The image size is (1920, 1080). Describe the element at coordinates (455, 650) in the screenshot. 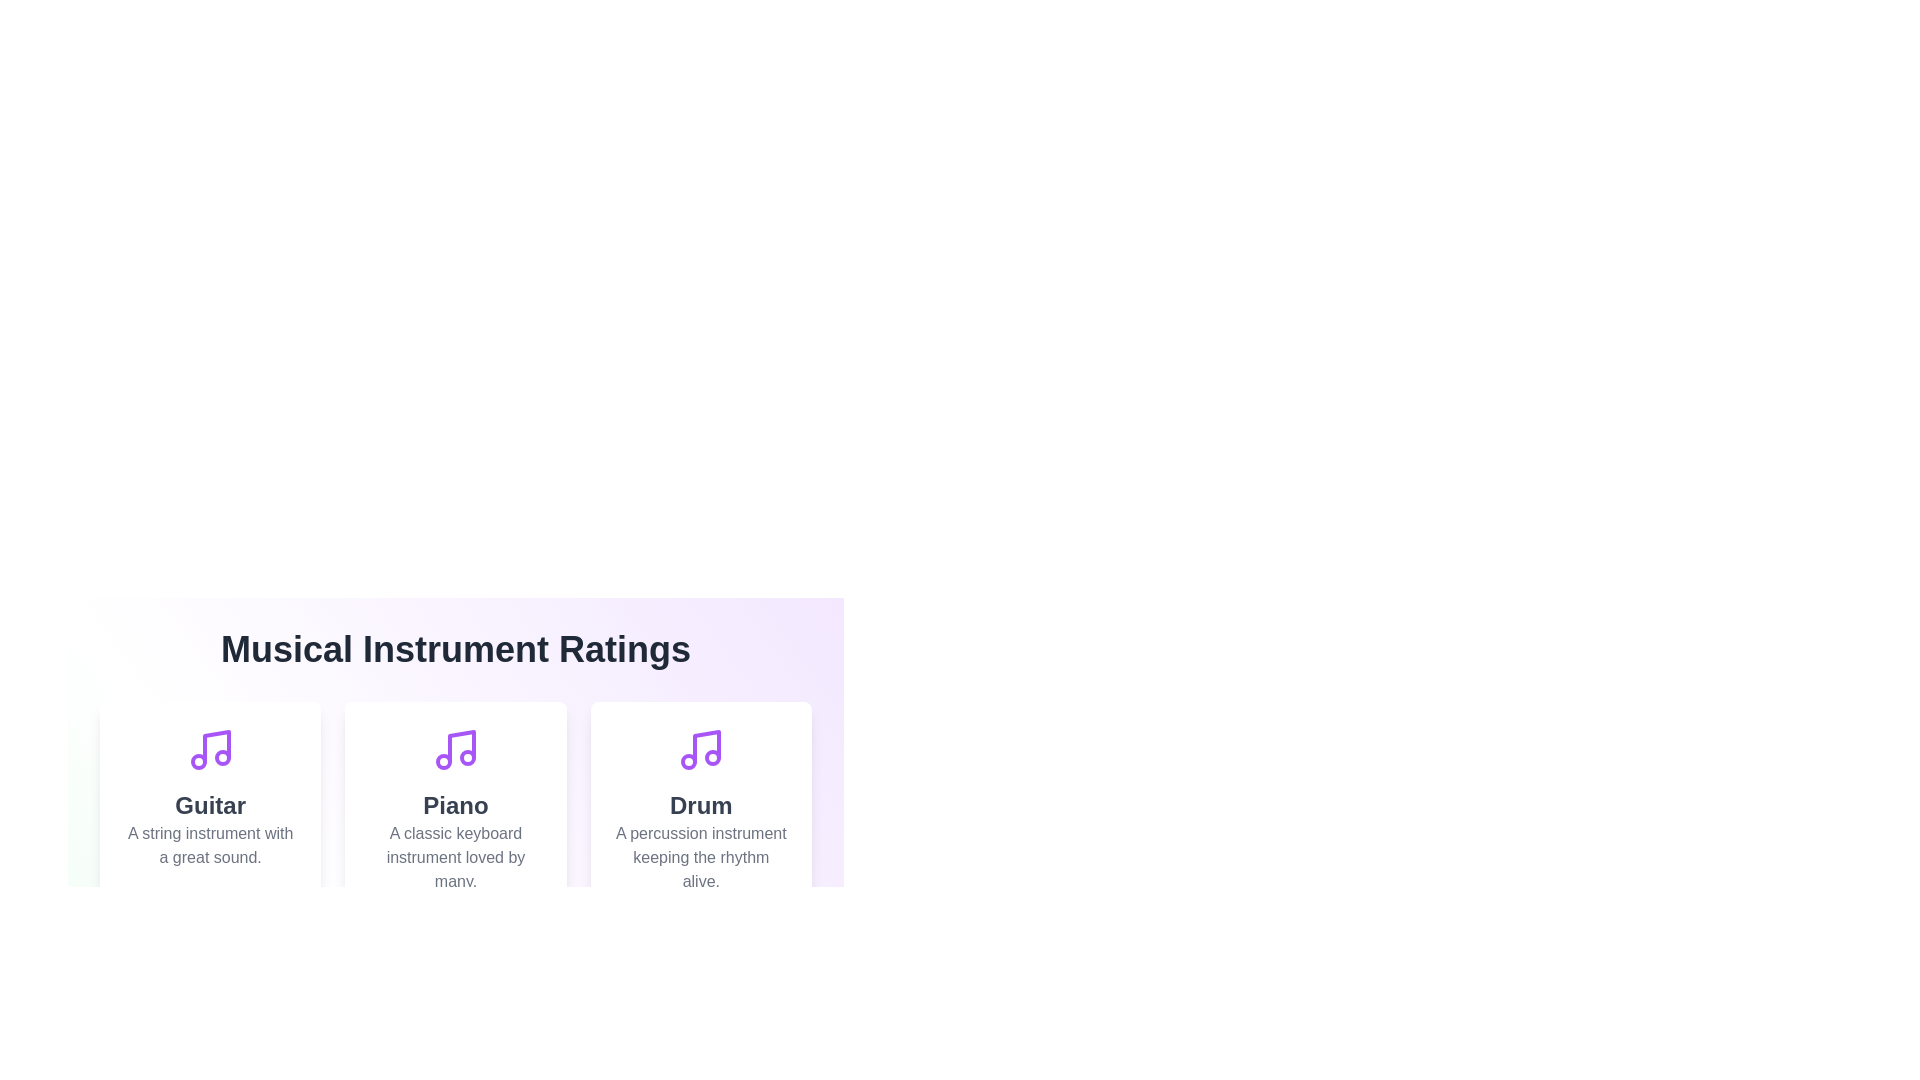

I see `the title of the component, 'Musical Instrument Ratings'` at that location.